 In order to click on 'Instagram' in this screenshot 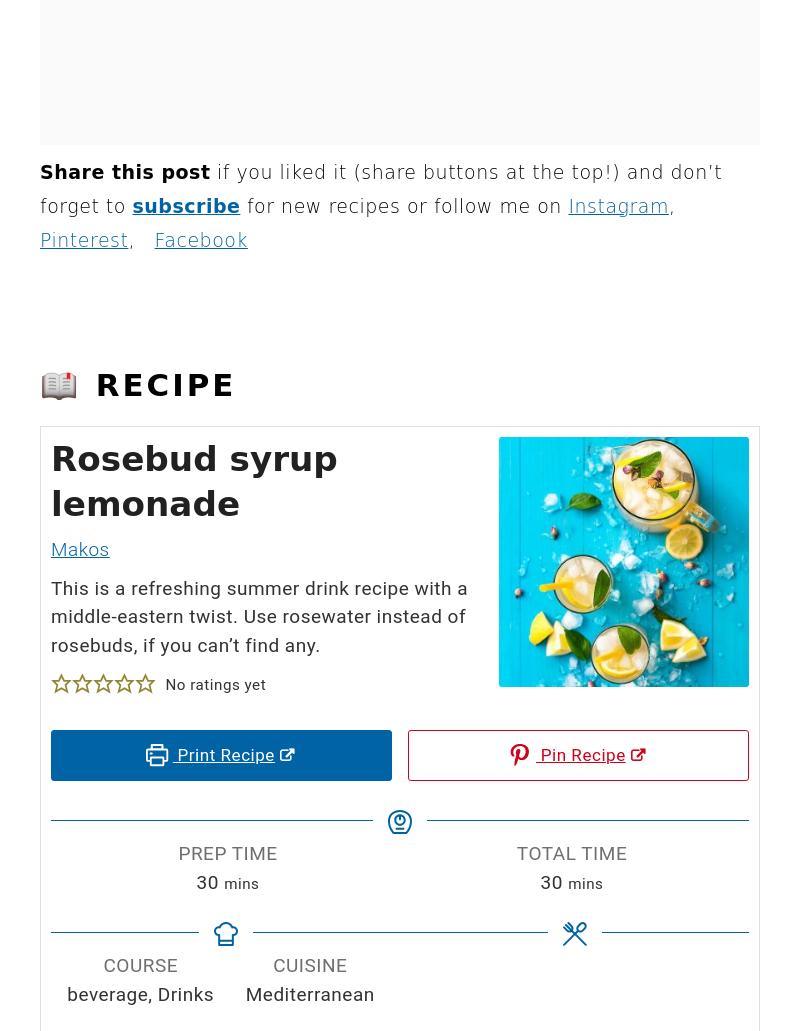, I will do `click(618, 203)`.